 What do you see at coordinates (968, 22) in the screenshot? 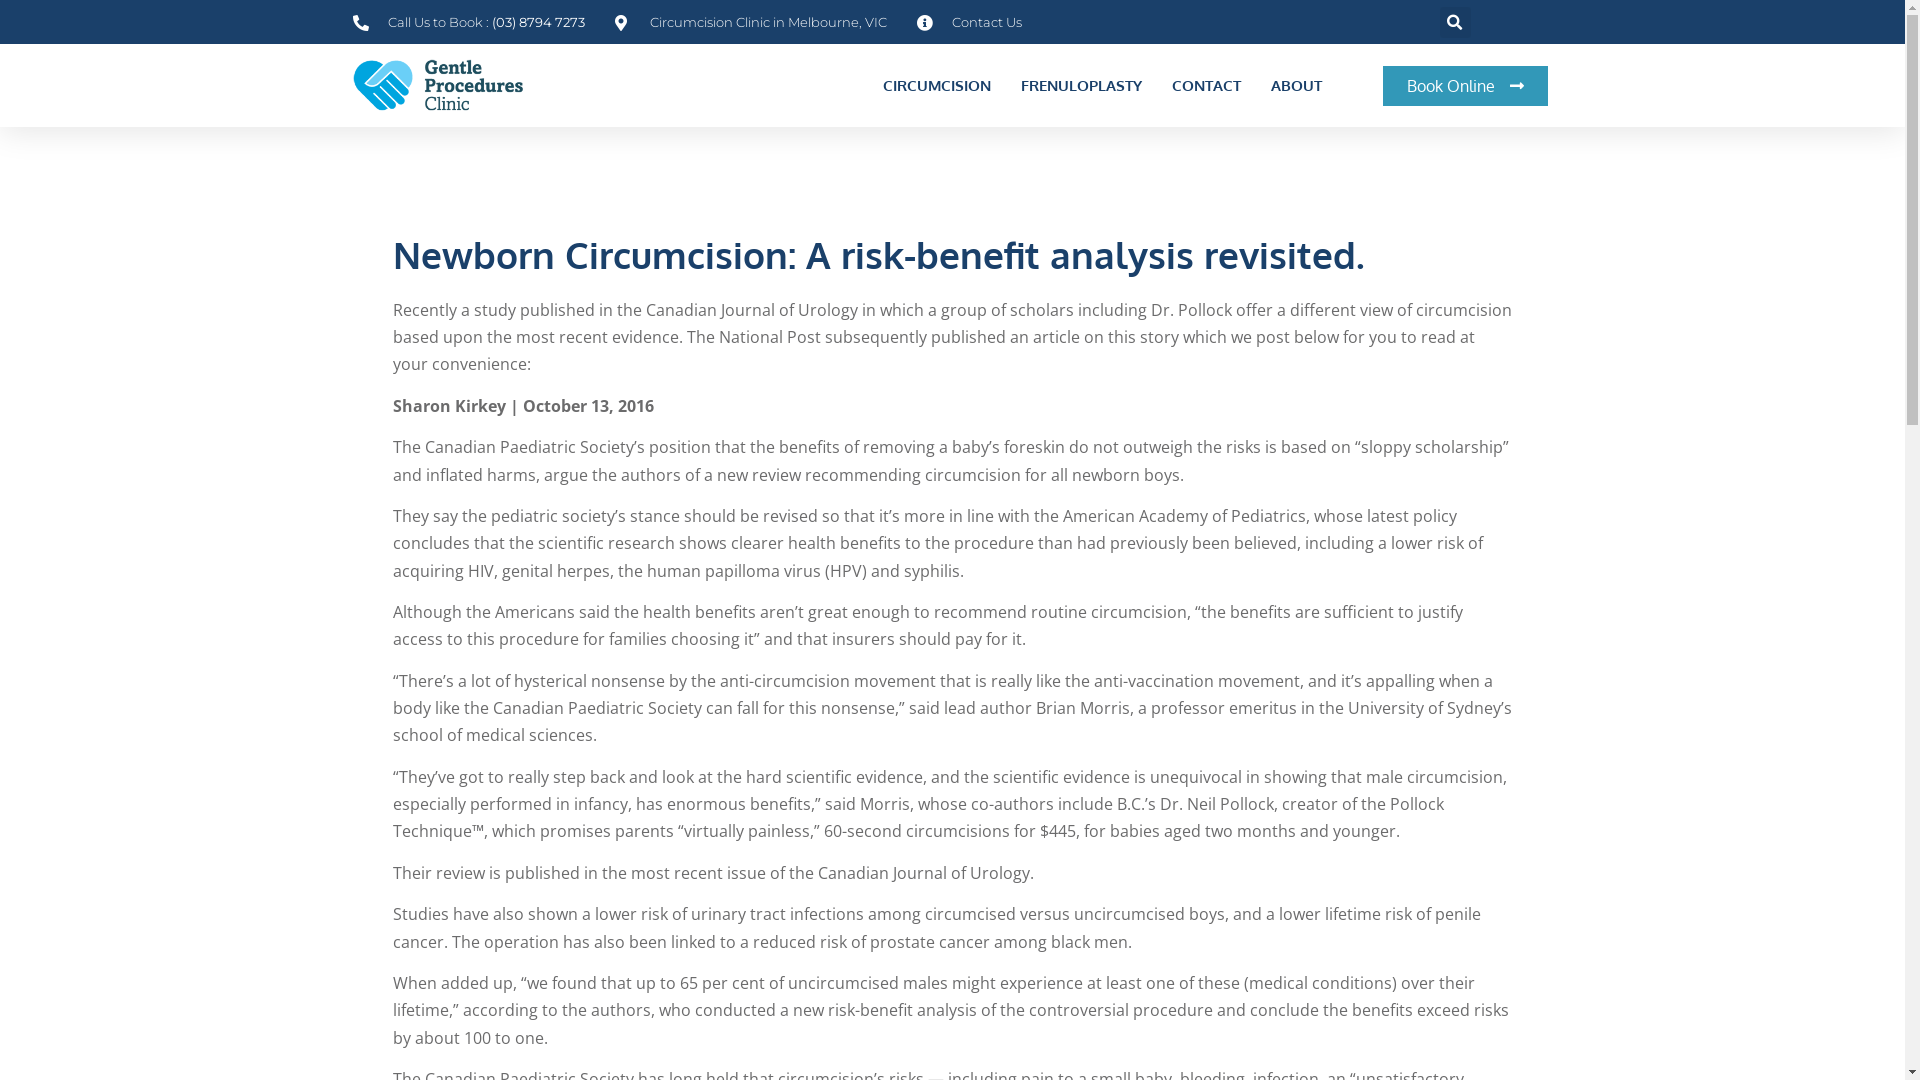
I see `'Contact Us'` at bounding box center [968, 22].